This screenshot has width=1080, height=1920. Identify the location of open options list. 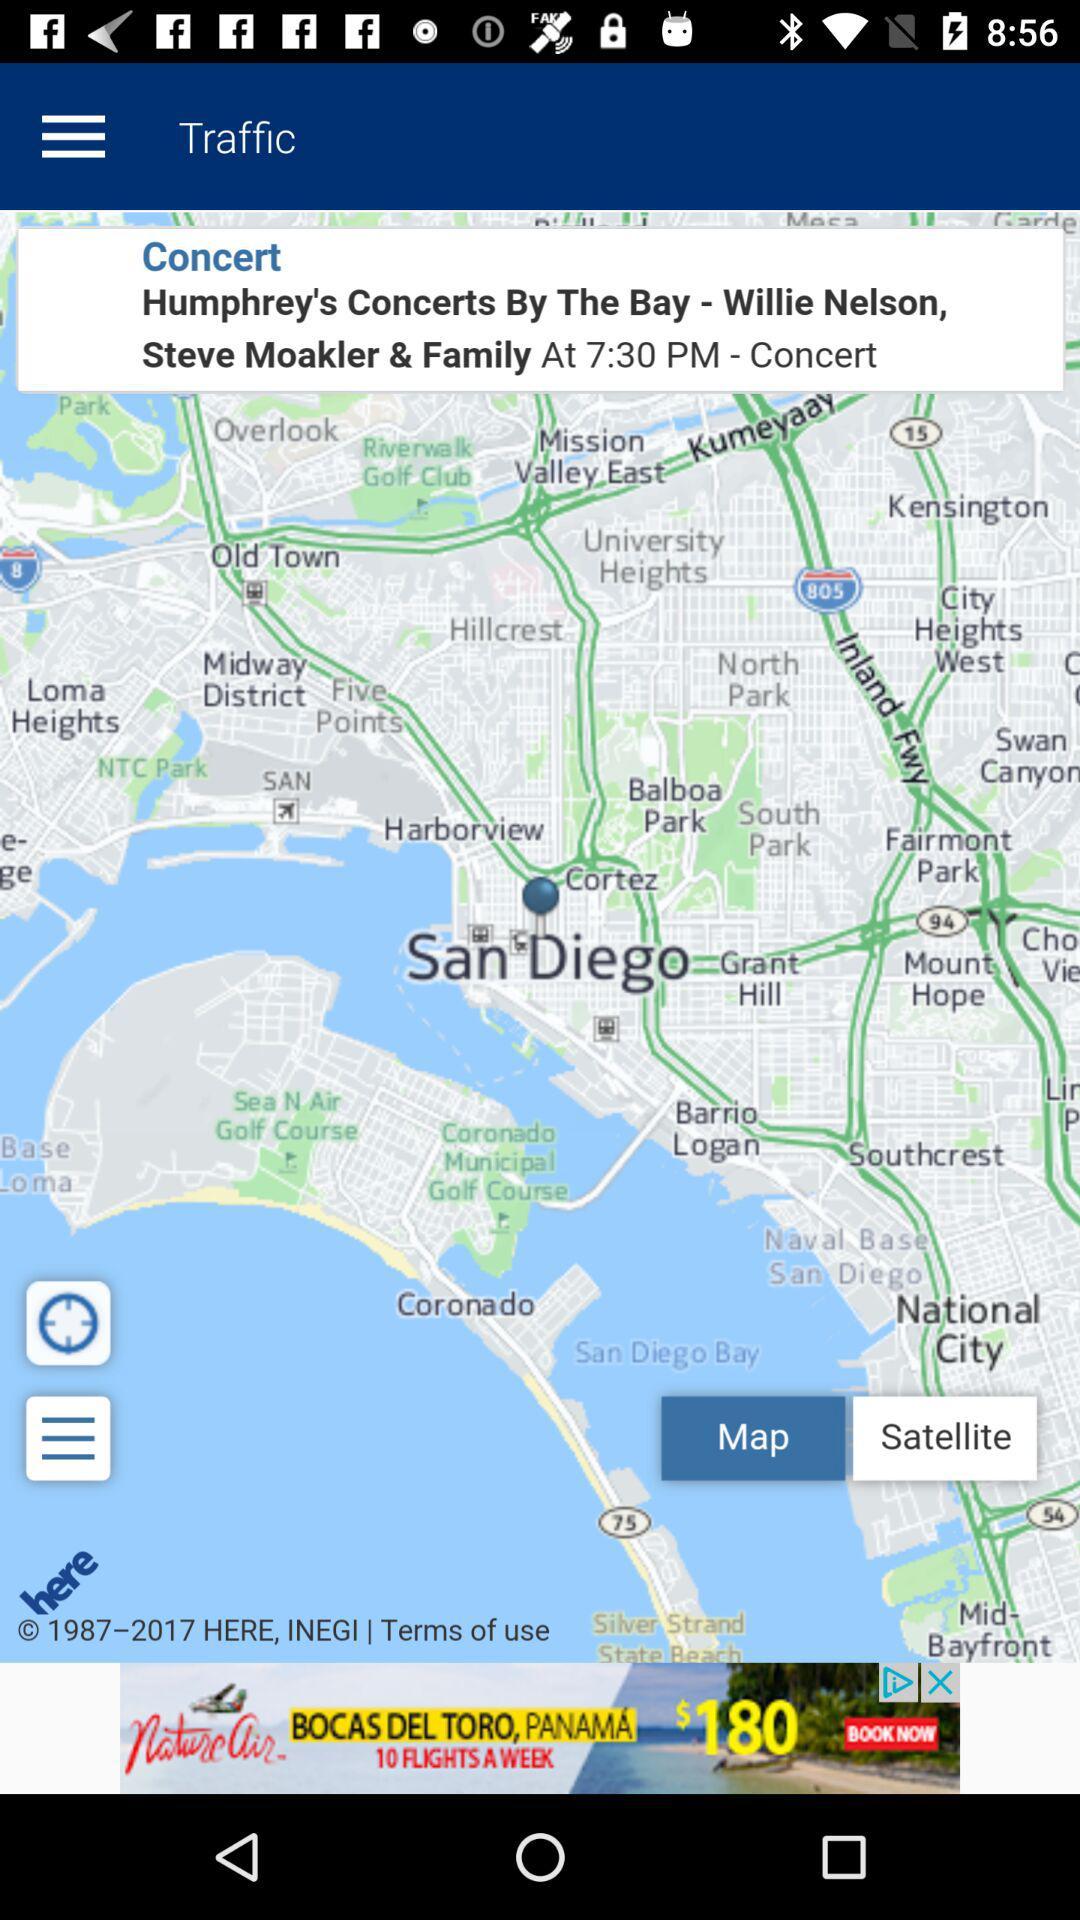
(72, 135).